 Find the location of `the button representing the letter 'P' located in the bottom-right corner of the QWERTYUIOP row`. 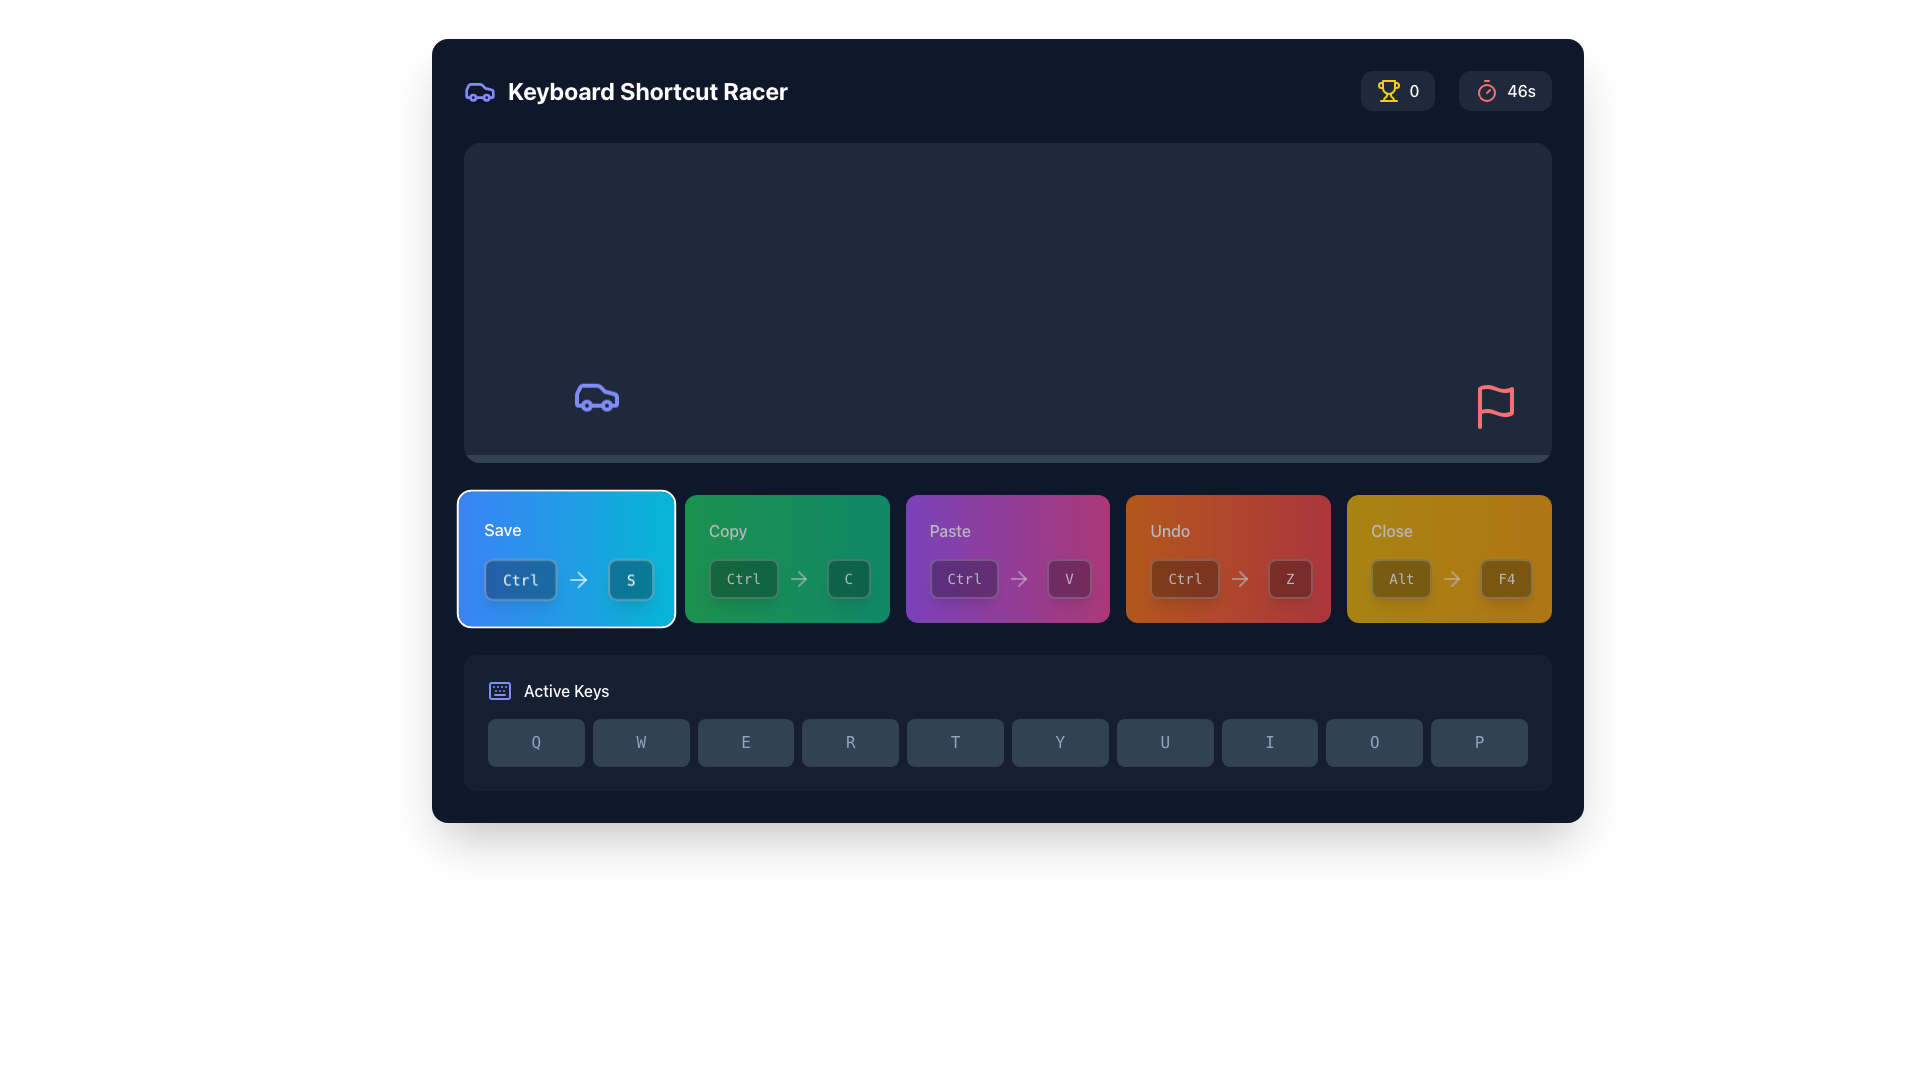

the button representing the letter 'P' located in the bottom-right corner of the QWERTYUIOP row is located at coordinates (1479, 743).